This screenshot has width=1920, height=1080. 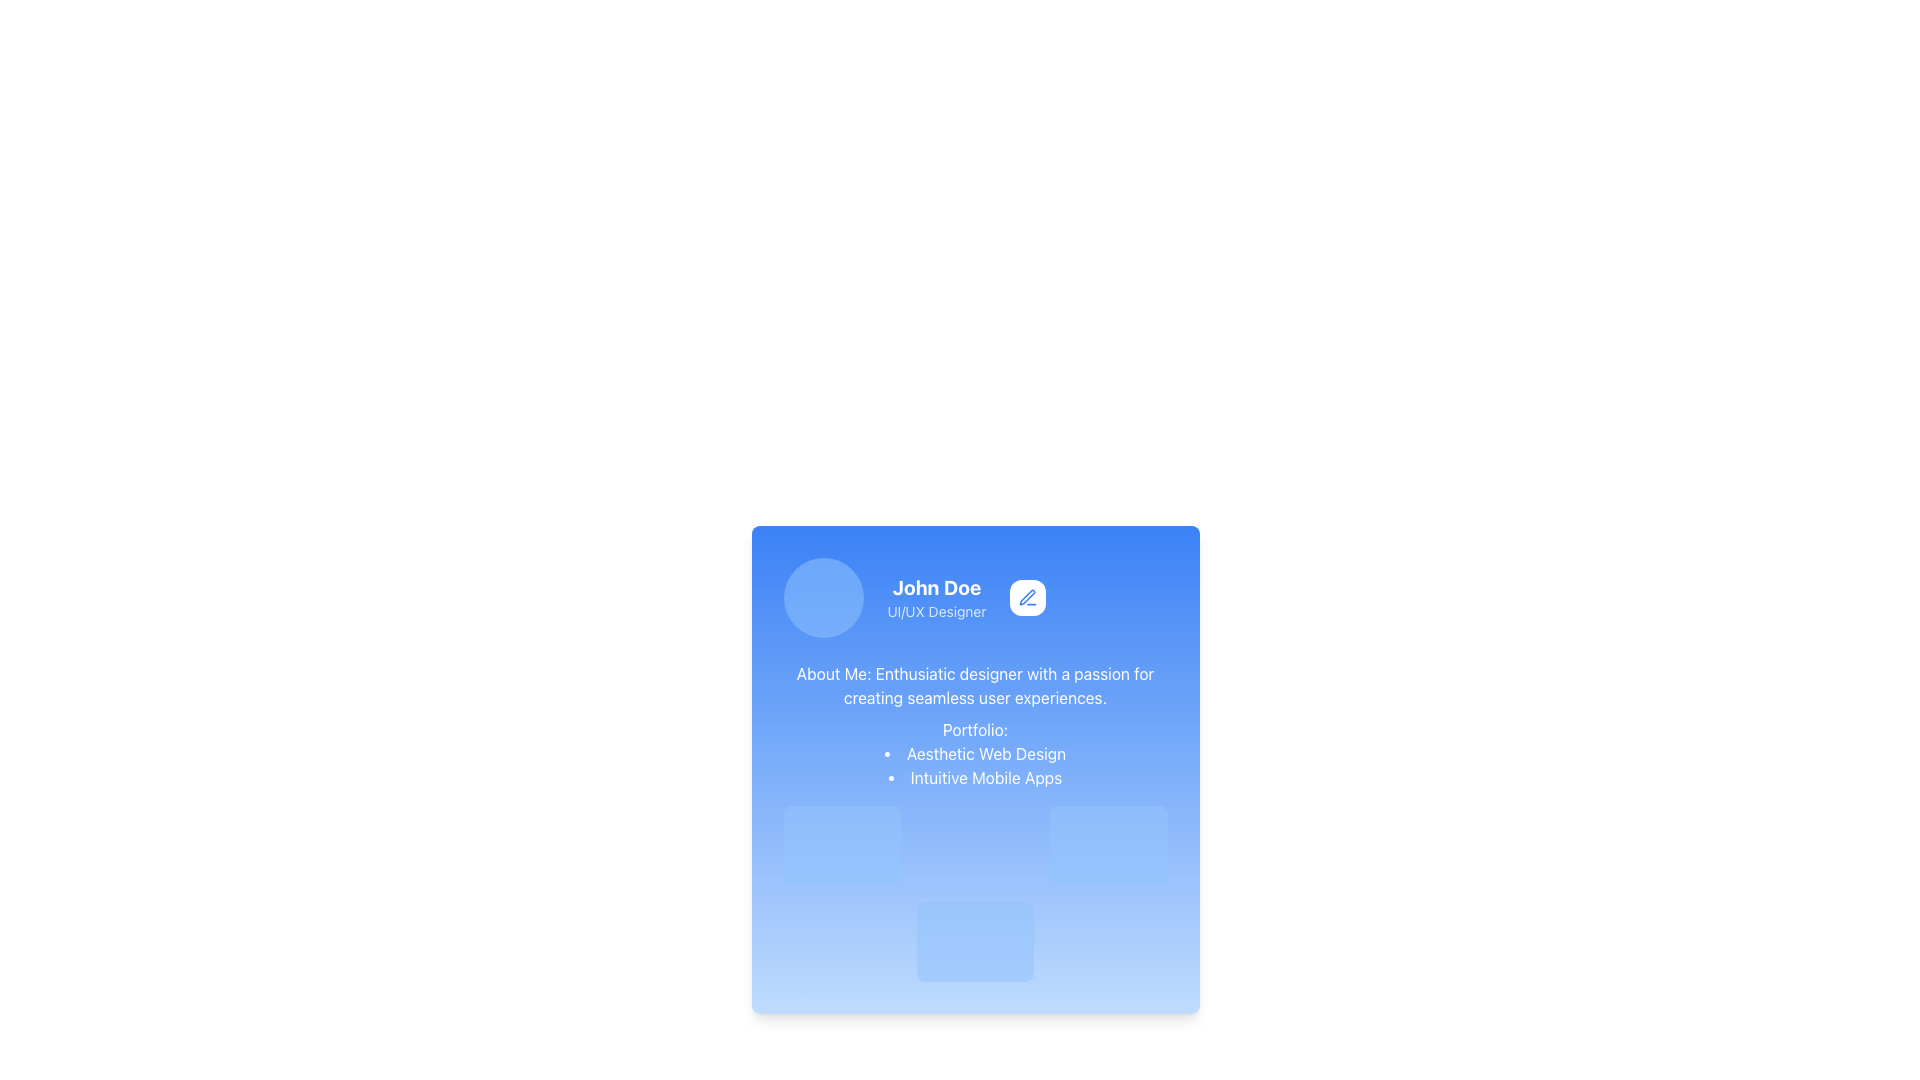 I want to click on the Decorative placeholder block with animated styling, which is a rounded rectangular block with a blue background located in the first column of the second row in a grid layout, so click(x=842, y=941).